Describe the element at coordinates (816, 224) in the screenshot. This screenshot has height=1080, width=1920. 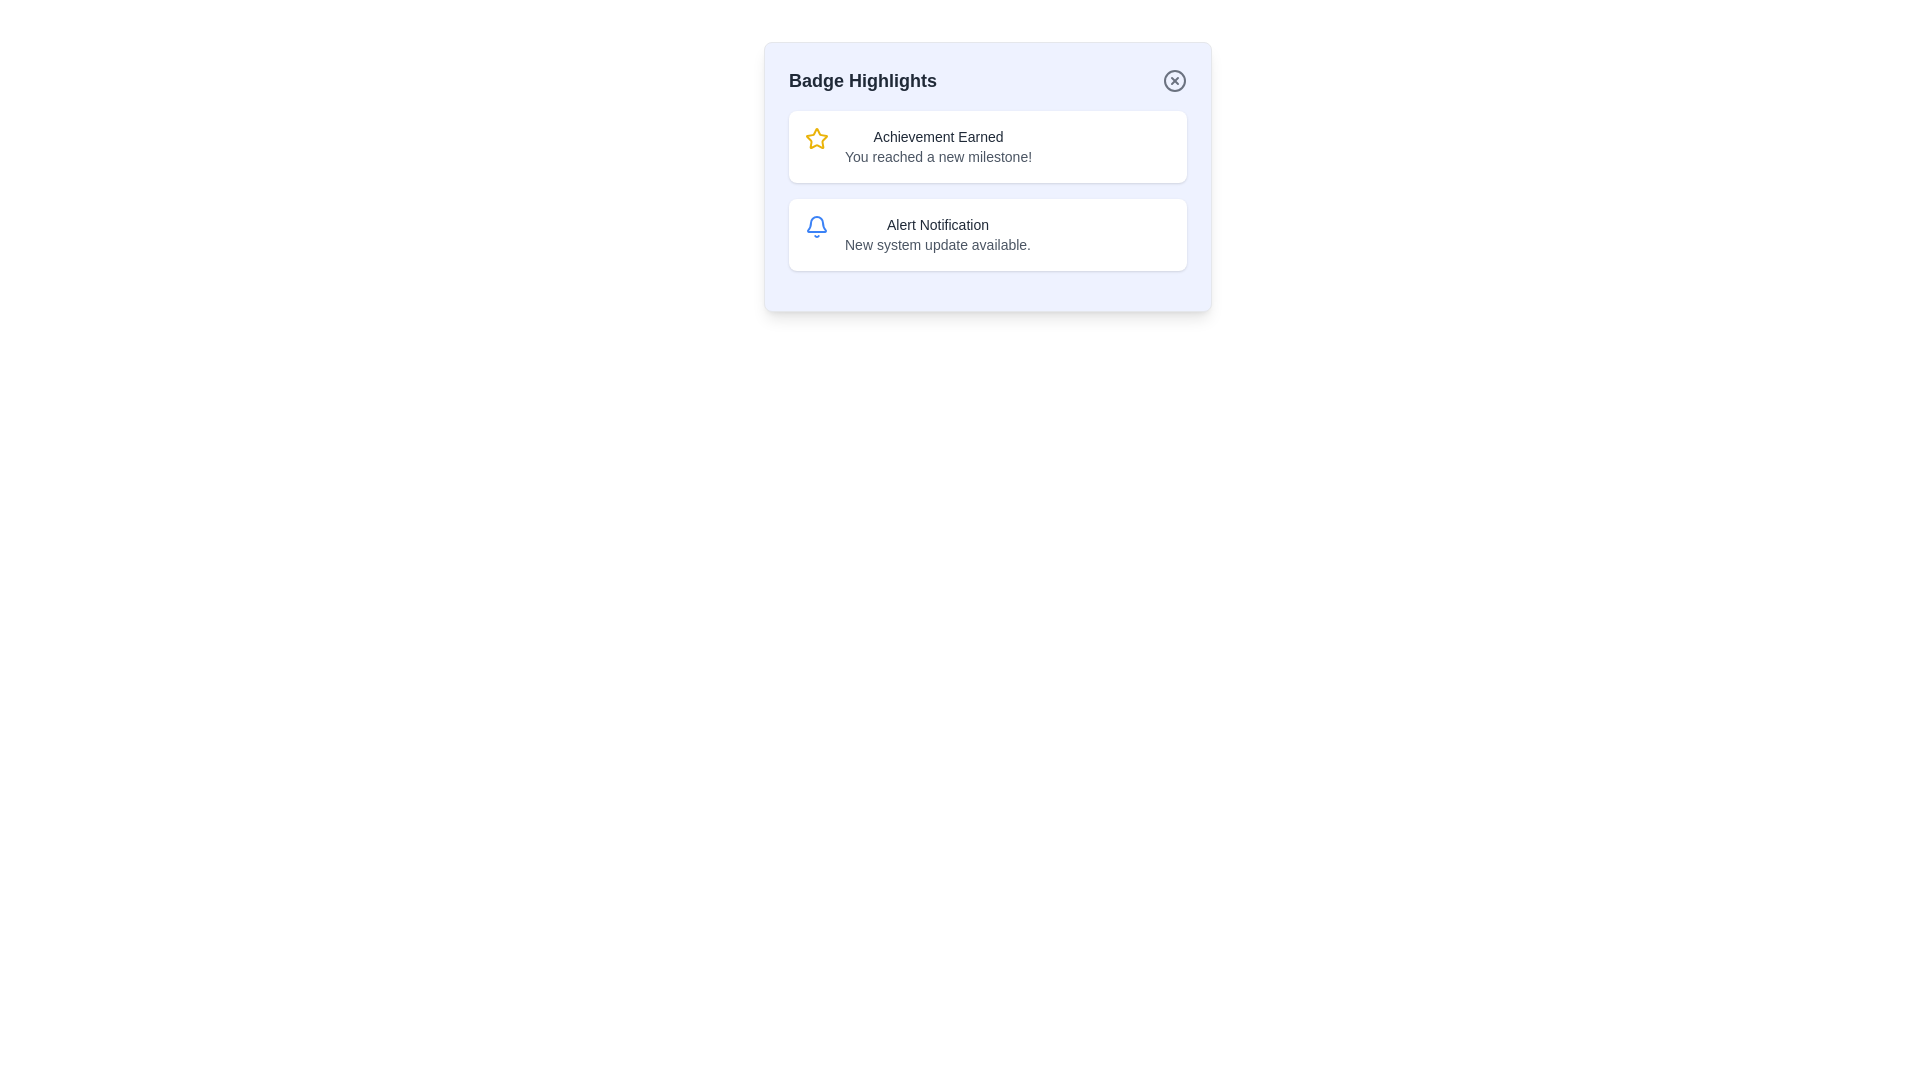
I see `the visual representation of the notification bell icon located in the middle-left region of the 'Badge Highlights' card, specifically positioned below the star icon` at that location.